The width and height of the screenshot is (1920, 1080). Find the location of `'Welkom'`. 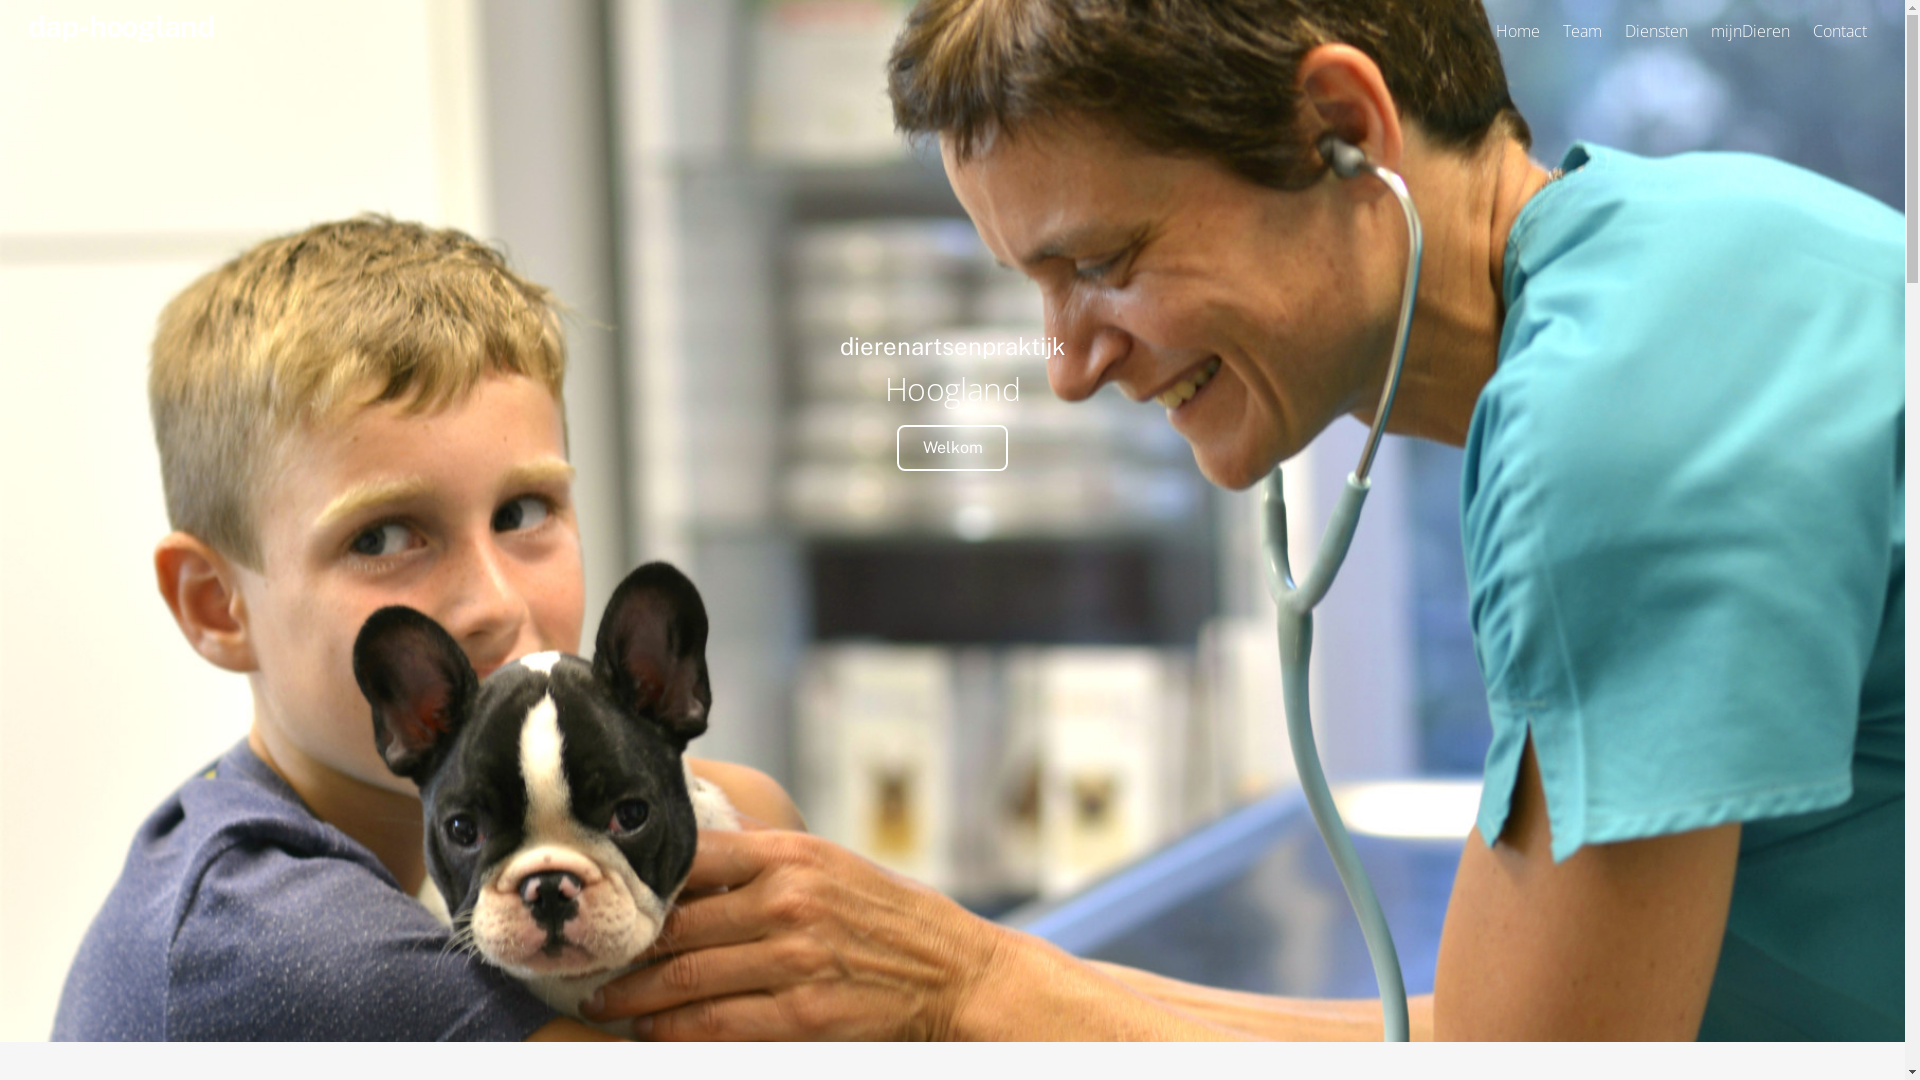

'Welkom' is located at coordinates (950, 446).